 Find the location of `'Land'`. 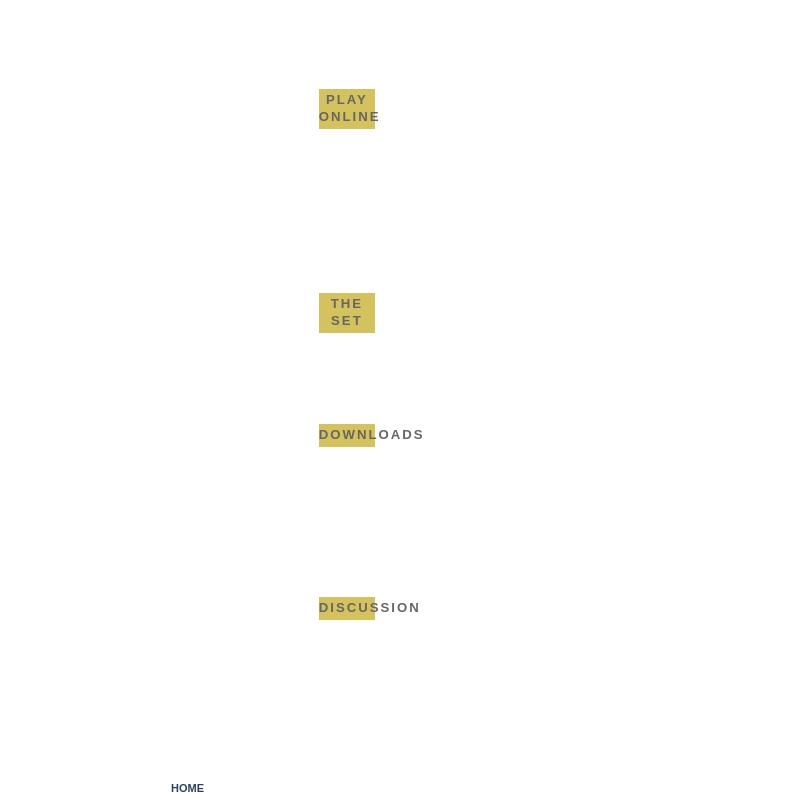

'Land' is located at coordinates (370, 56).